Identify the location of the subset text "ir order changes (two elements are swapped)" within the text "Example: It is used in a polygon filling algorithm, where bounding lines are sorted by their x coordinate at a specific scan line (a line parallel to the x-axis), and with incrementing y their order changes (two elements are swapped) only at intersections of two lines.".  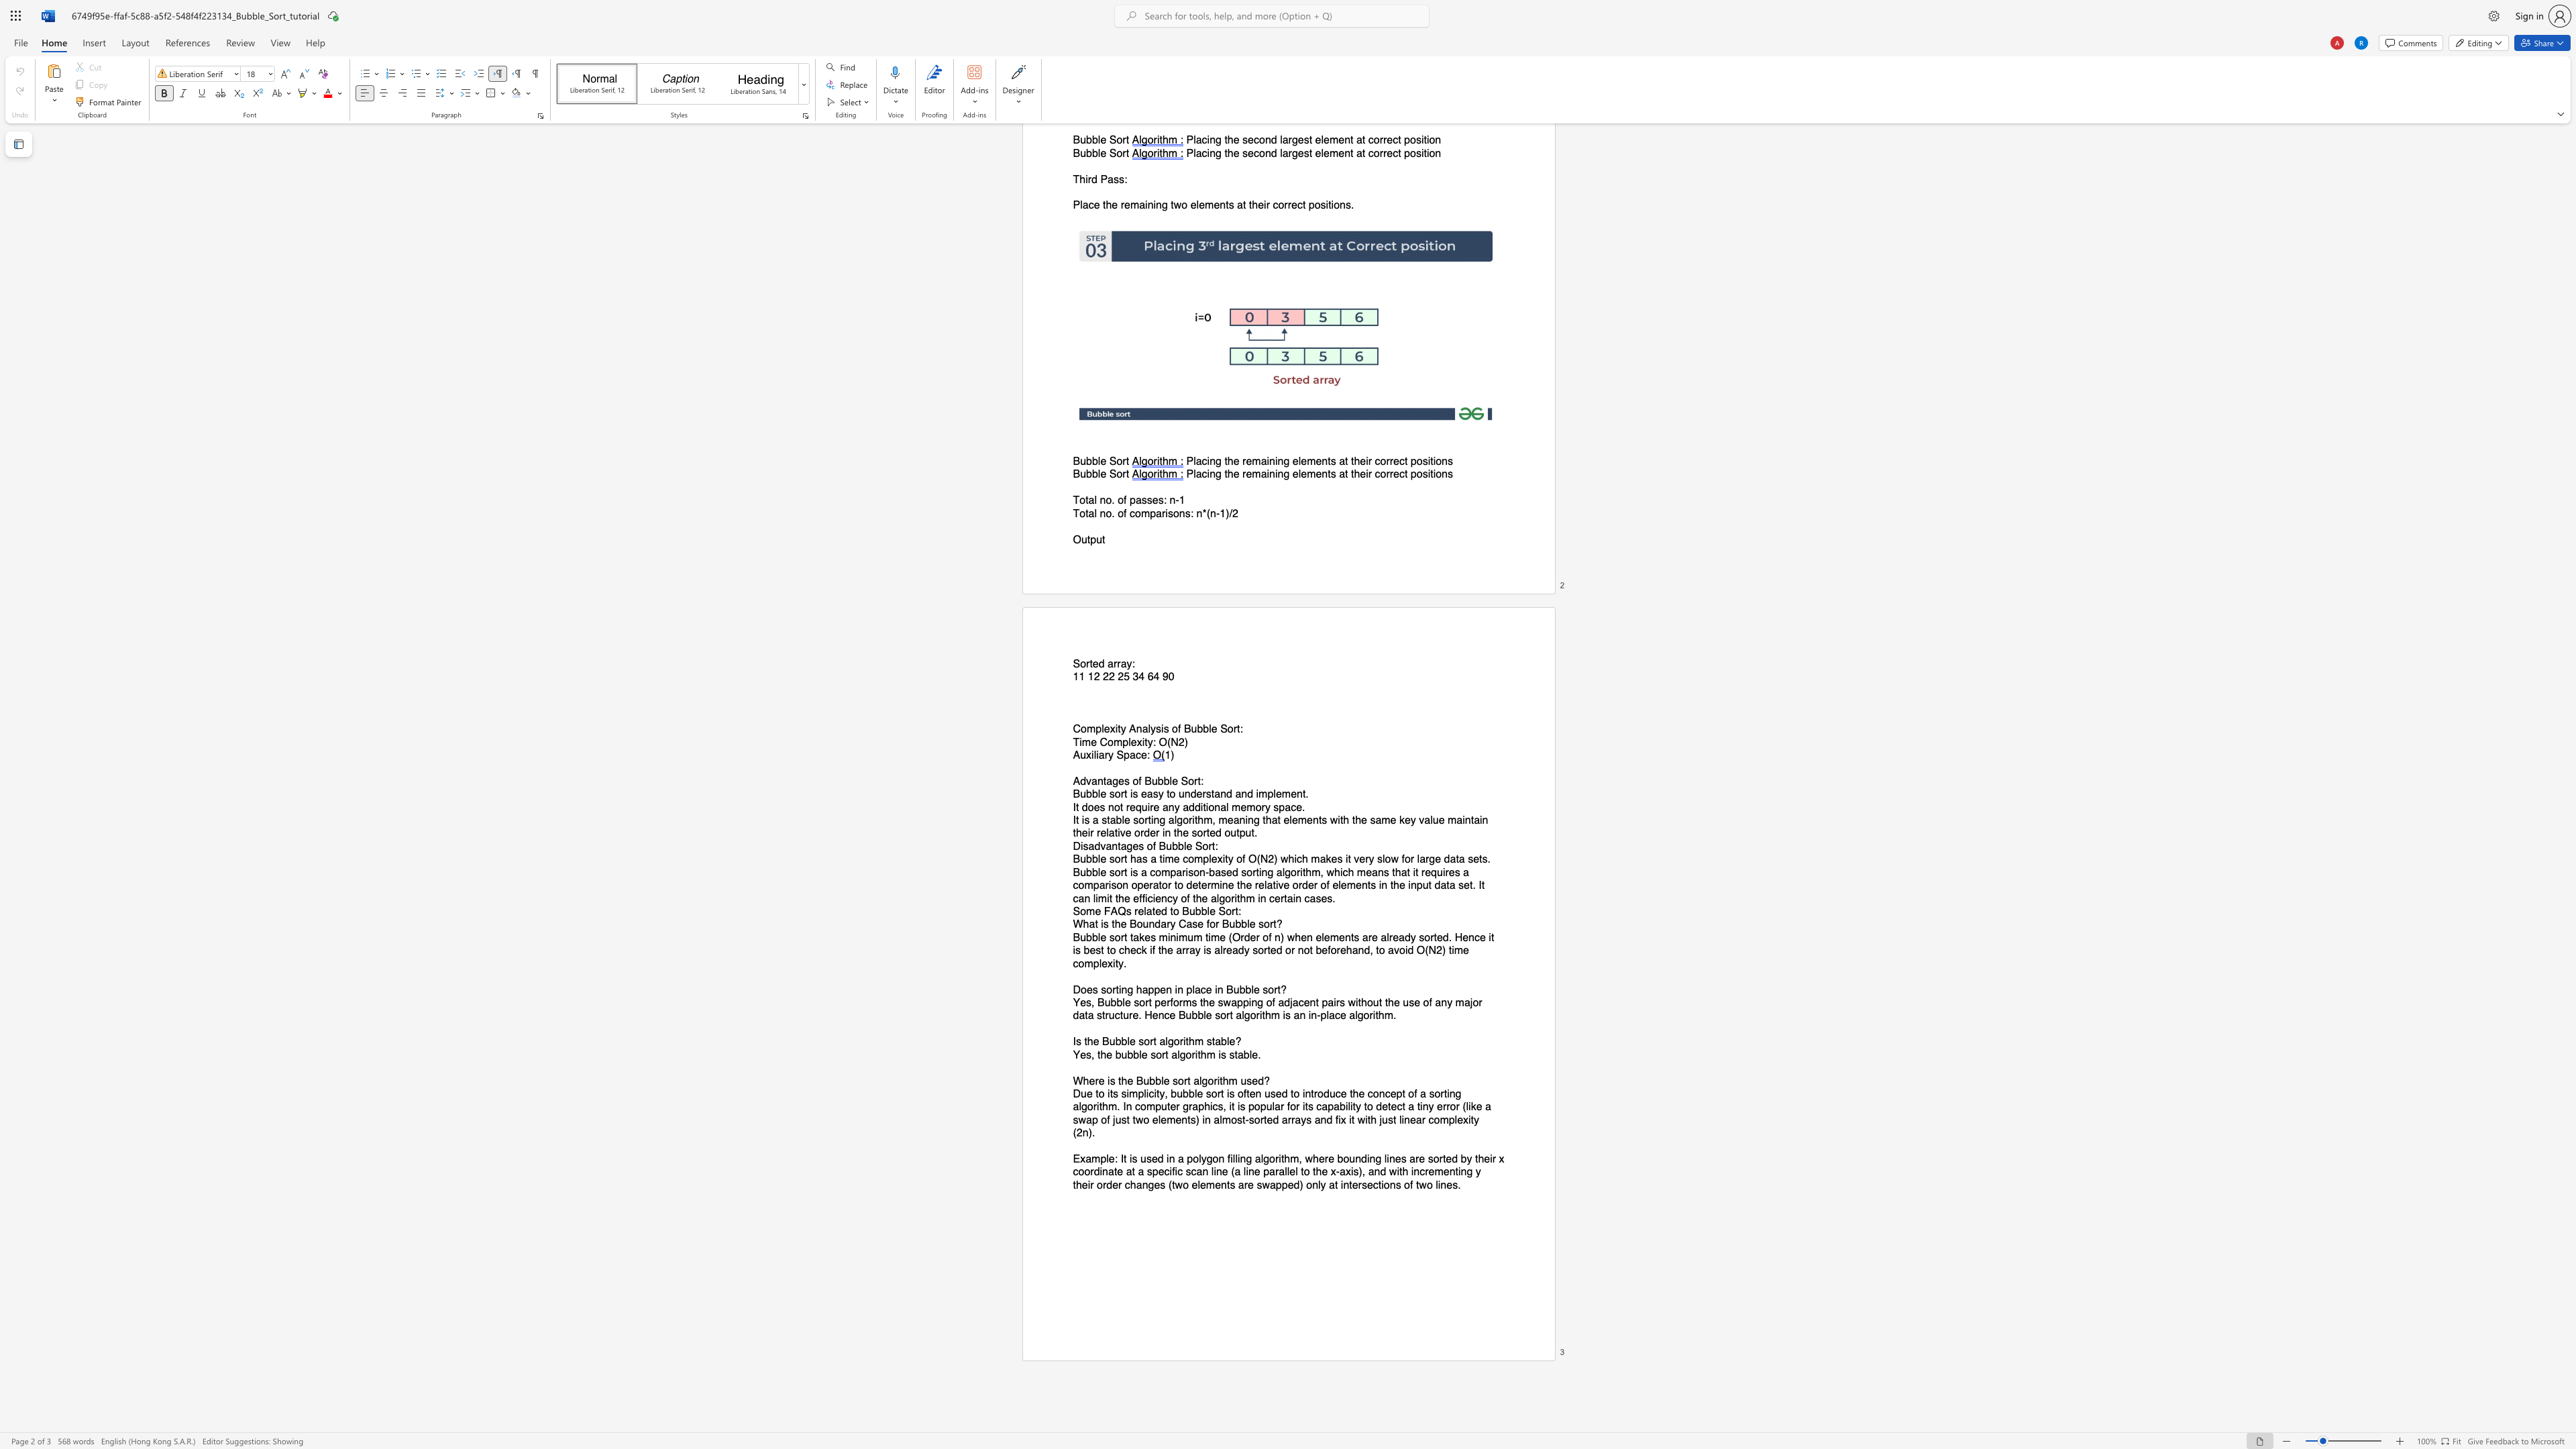
(1087, 1183).